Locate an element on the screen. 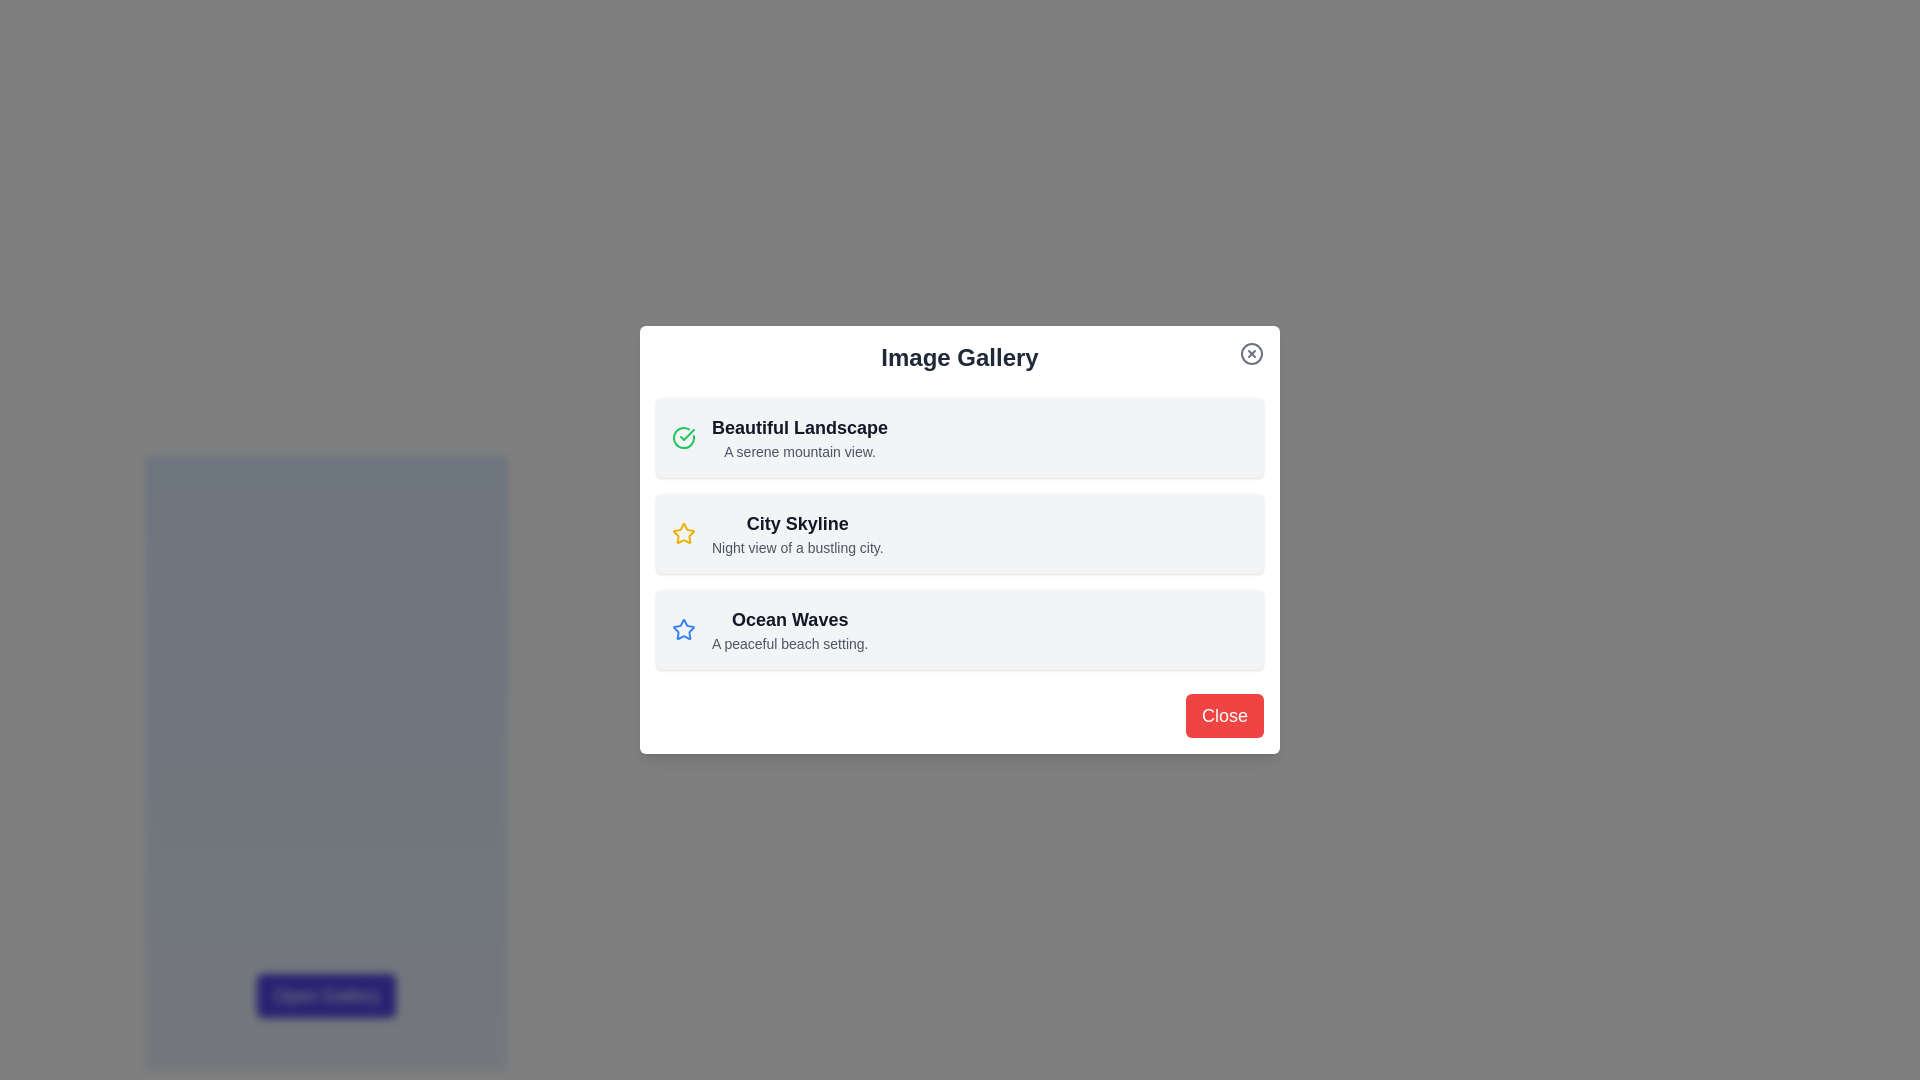 The width and height of the screenshot is (1920, 1080). text label that displays 'Ocean Waves', which is styled prominently as a header above the subtitle 'A peaceful beach setting' is located at coordinates (789, 619).